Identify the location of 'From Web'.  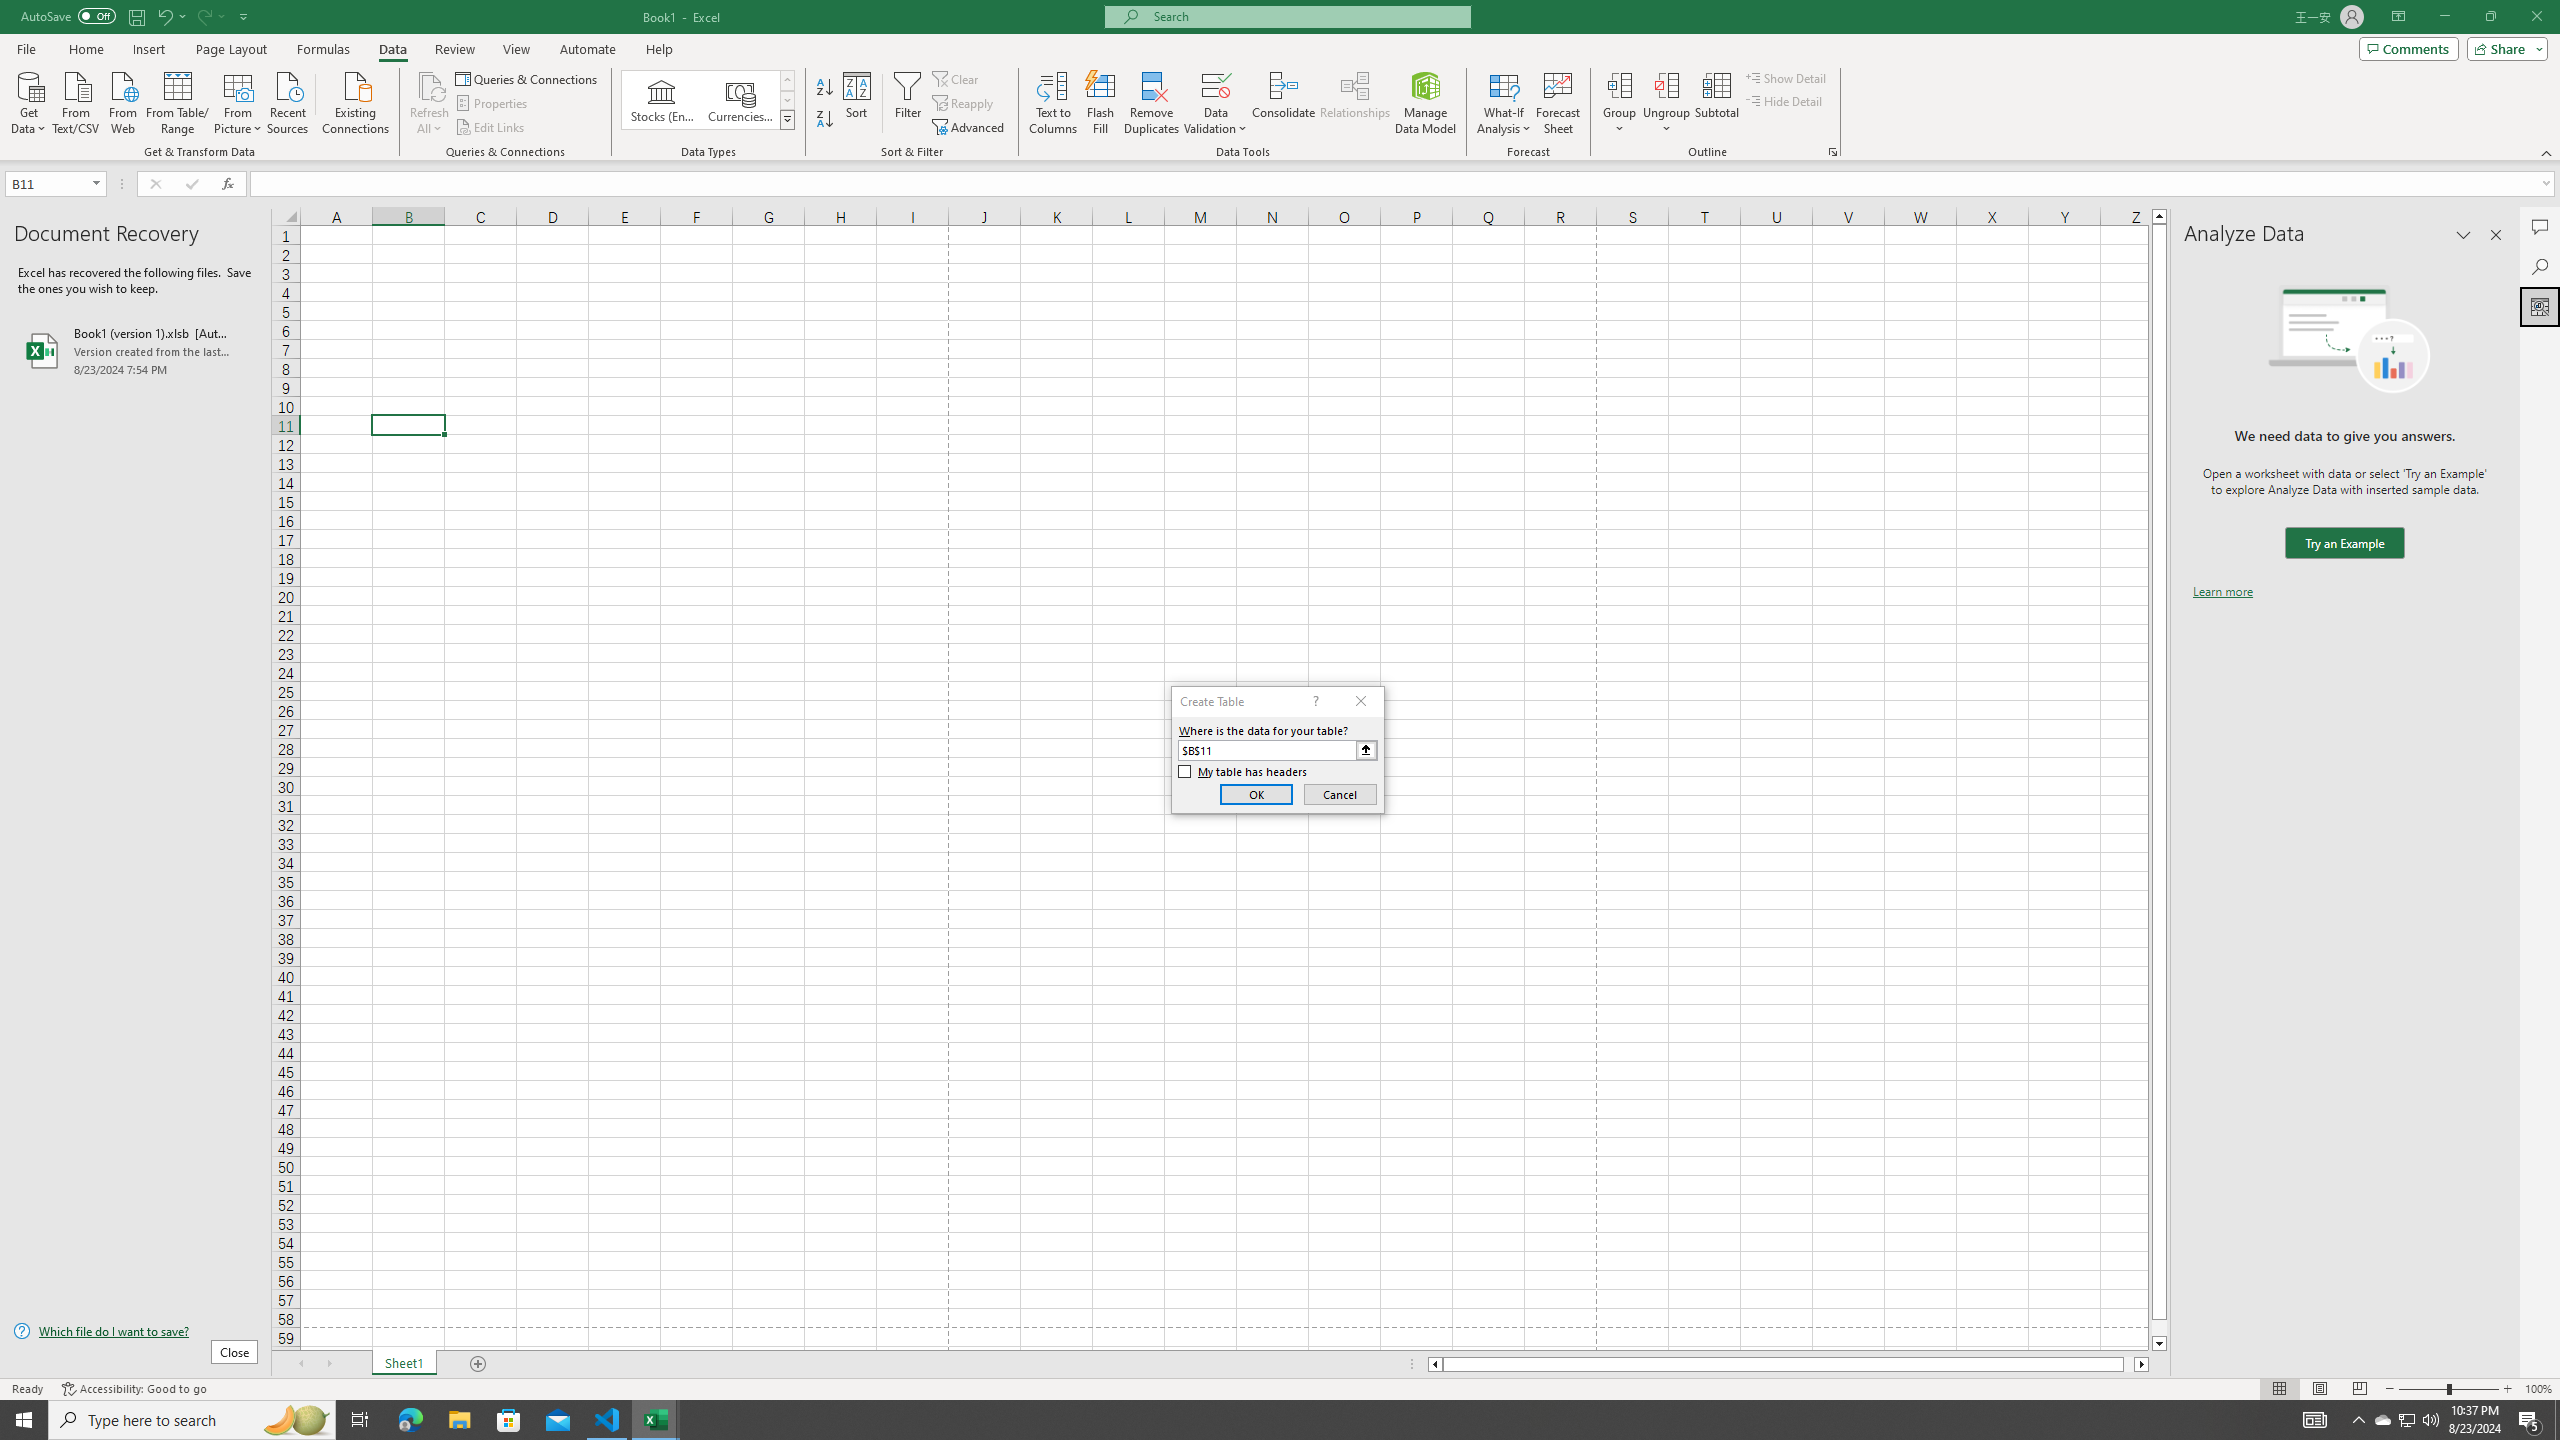
(122, 100).